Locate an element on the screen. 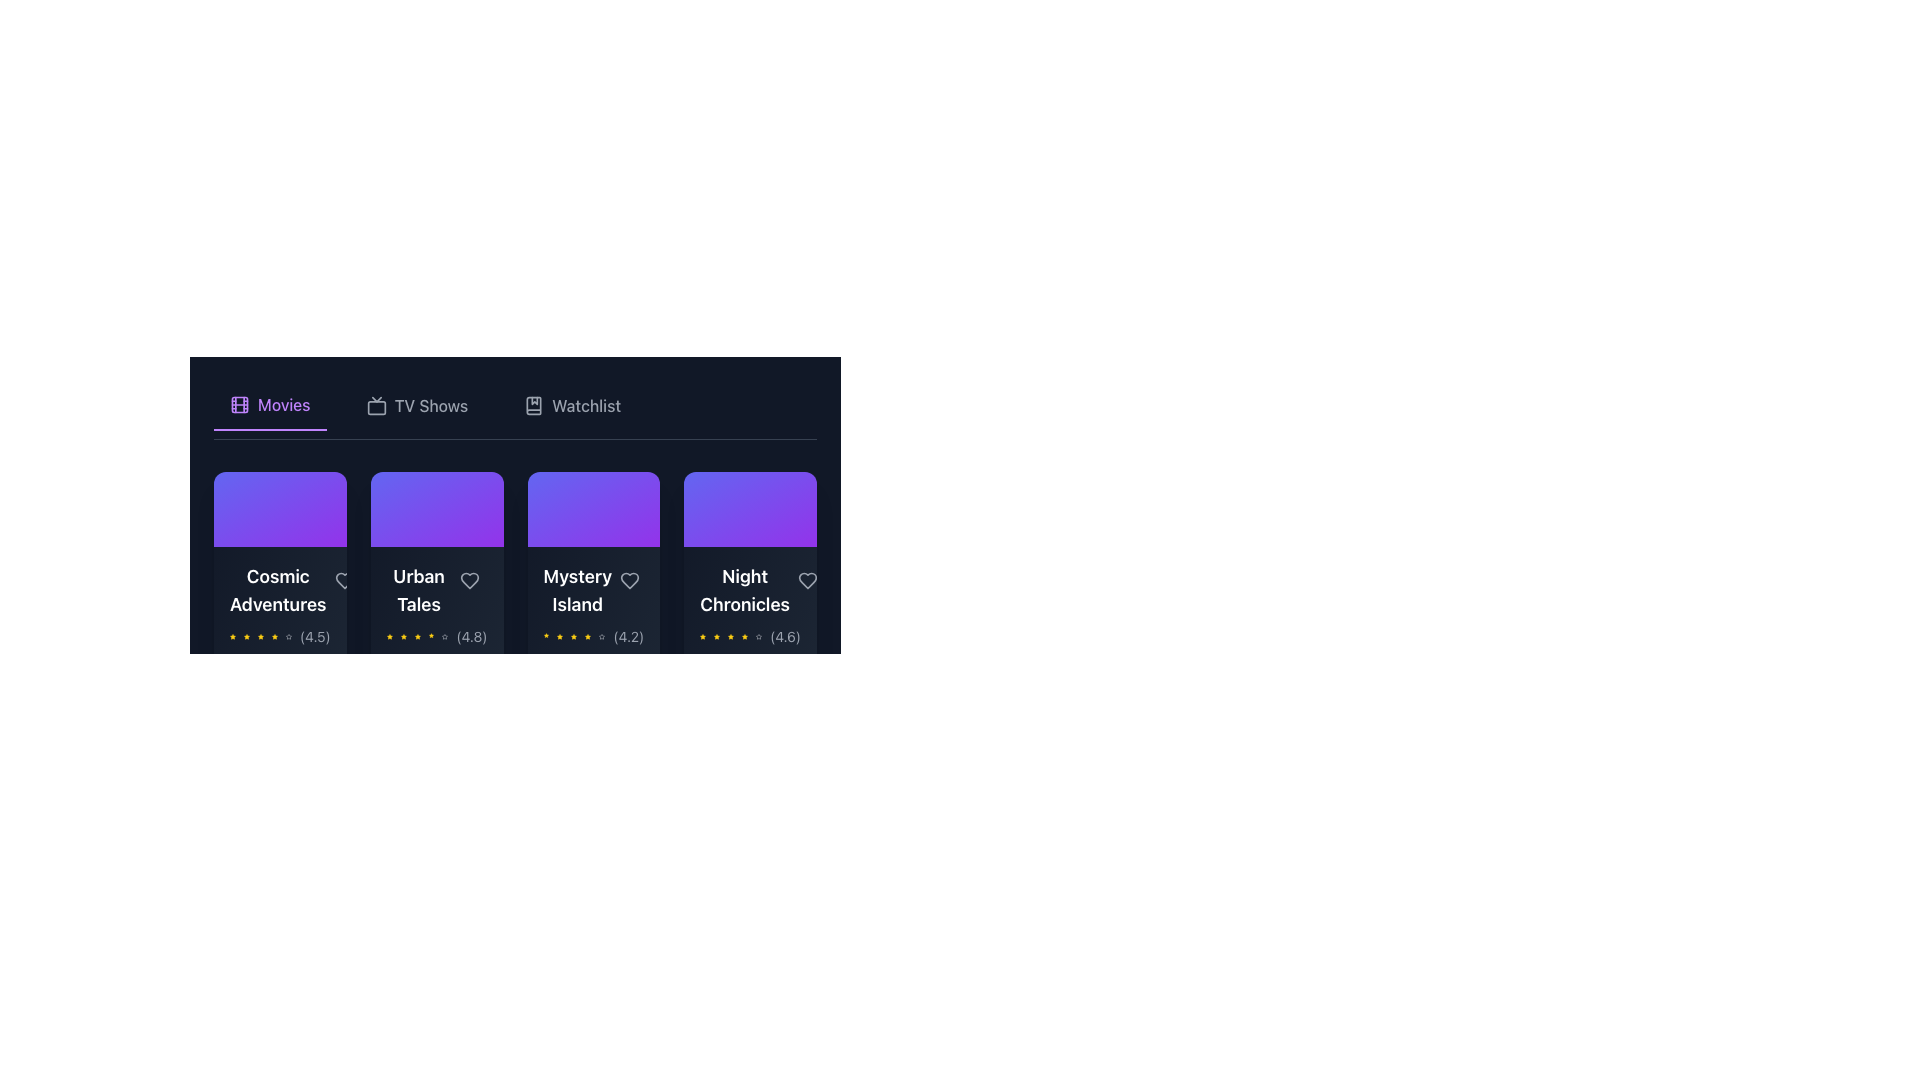 The width and height of the screenshot is (1920, 1080). the heart-shaped icon button located to the right of the text 'Urban Tales' is located at coordinates (468, 580).